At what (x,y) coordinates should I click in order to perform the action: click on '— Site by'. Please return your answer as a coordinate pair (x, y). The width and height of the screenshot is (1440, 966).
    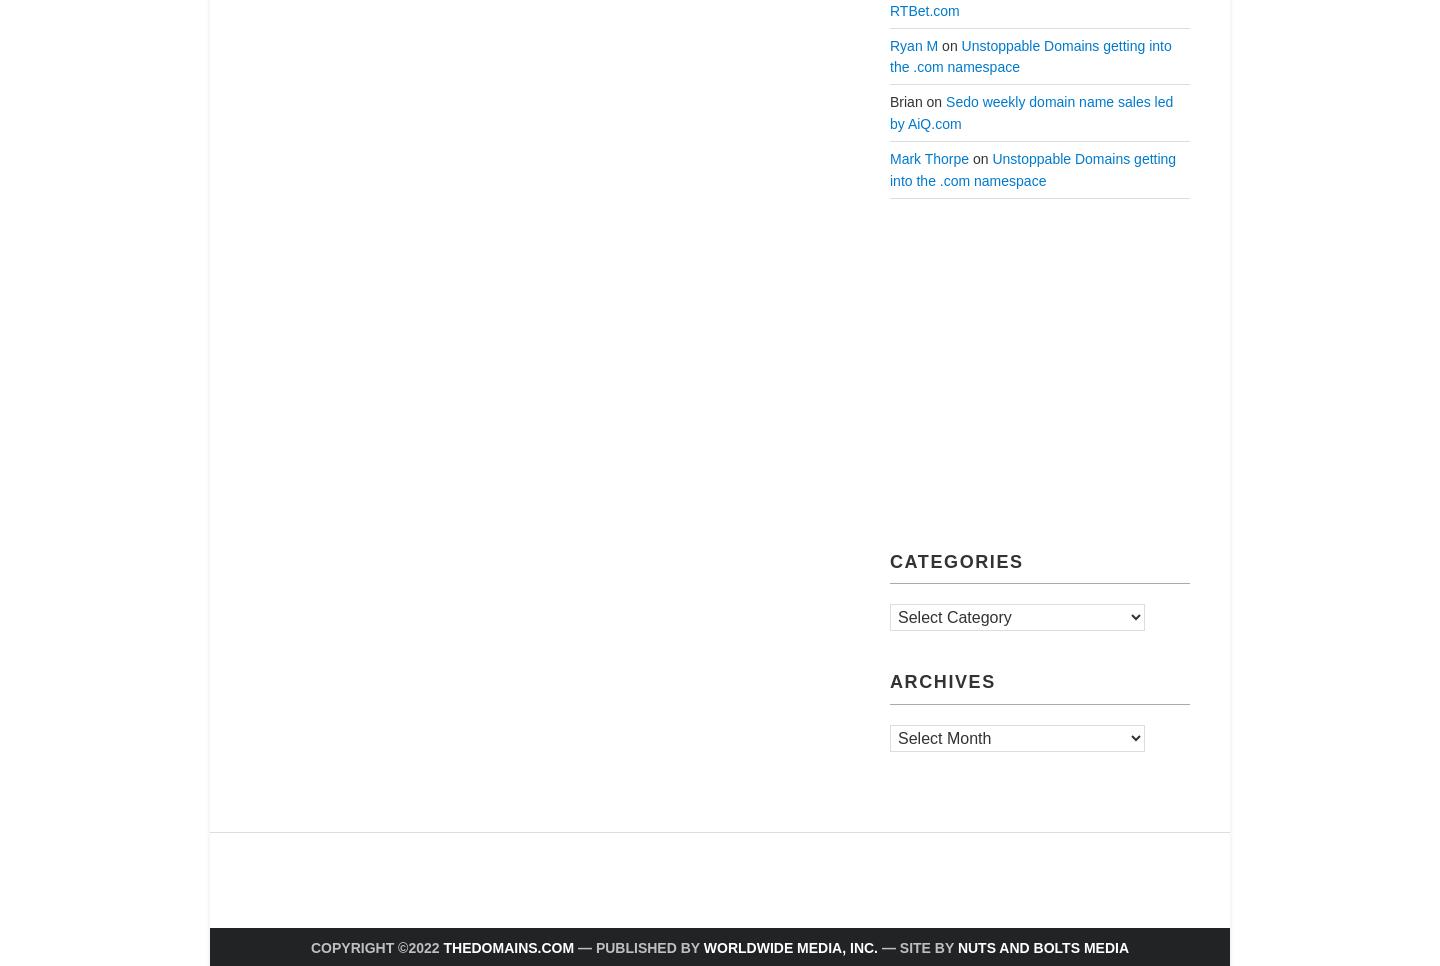
    Looking at the image, I should click on (917, 946).